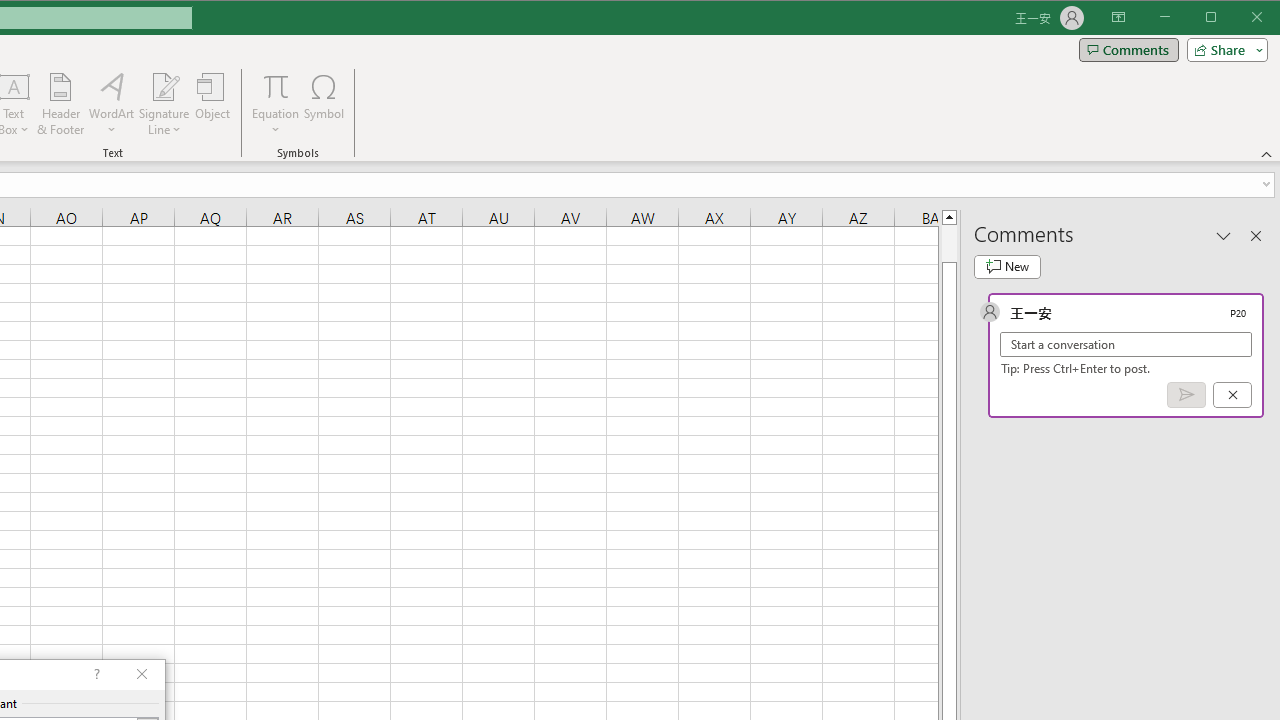 The height and width of the screenshot is (720, 1280). I want to click on 'Post comment (Ctrl + Enter)', so click(1186, 395).